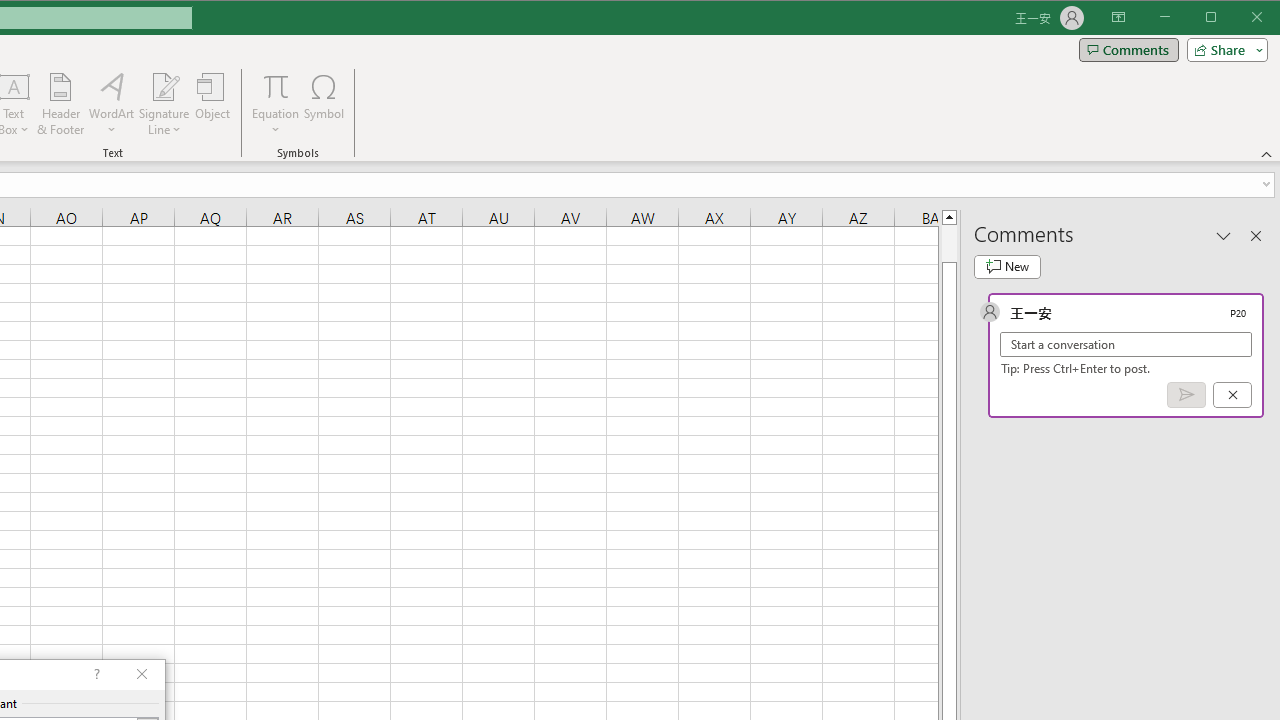 The height and width of the screenshot is (720, 1280). I want to click on 'Post comment (Ctrl + Enter)', so click(1186, 395).